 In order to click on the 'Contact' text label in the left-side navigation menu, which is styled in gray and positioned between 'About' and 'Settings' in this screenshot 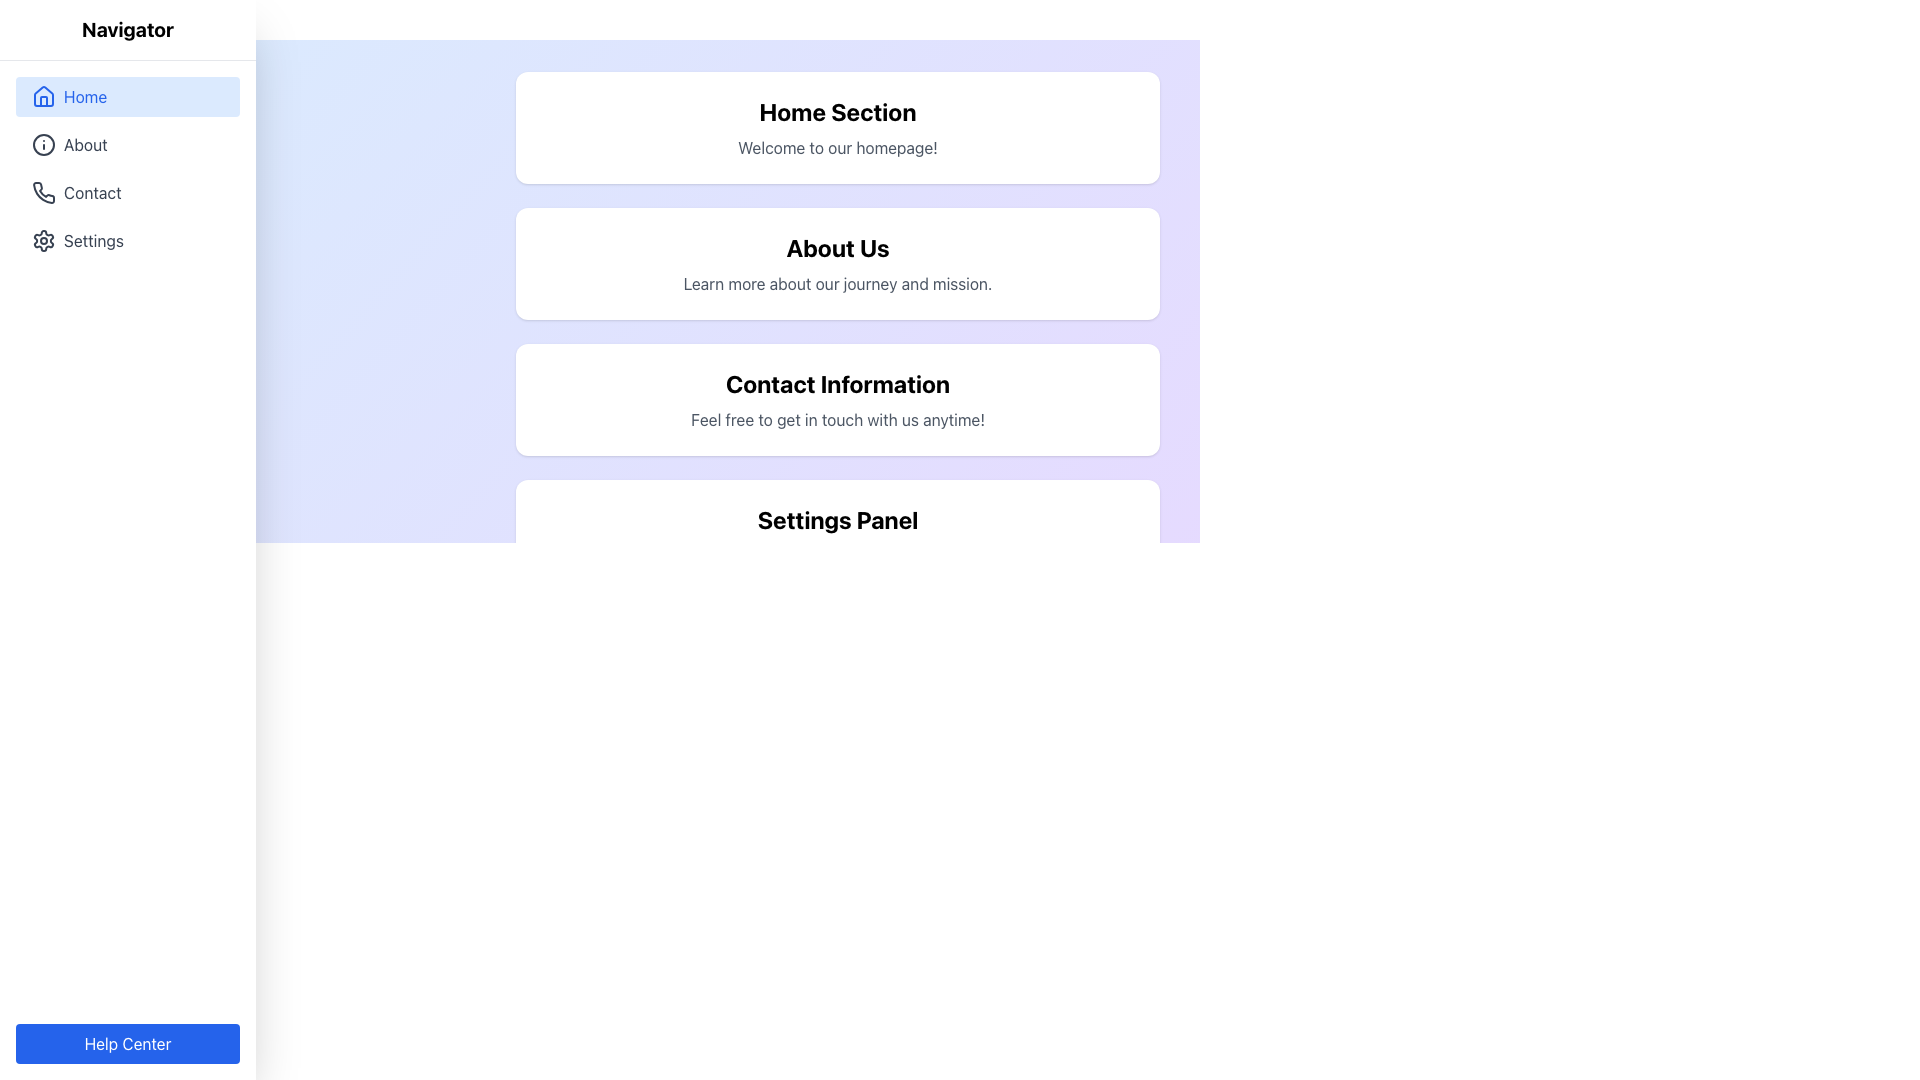, I will do `click(91, 192)`.